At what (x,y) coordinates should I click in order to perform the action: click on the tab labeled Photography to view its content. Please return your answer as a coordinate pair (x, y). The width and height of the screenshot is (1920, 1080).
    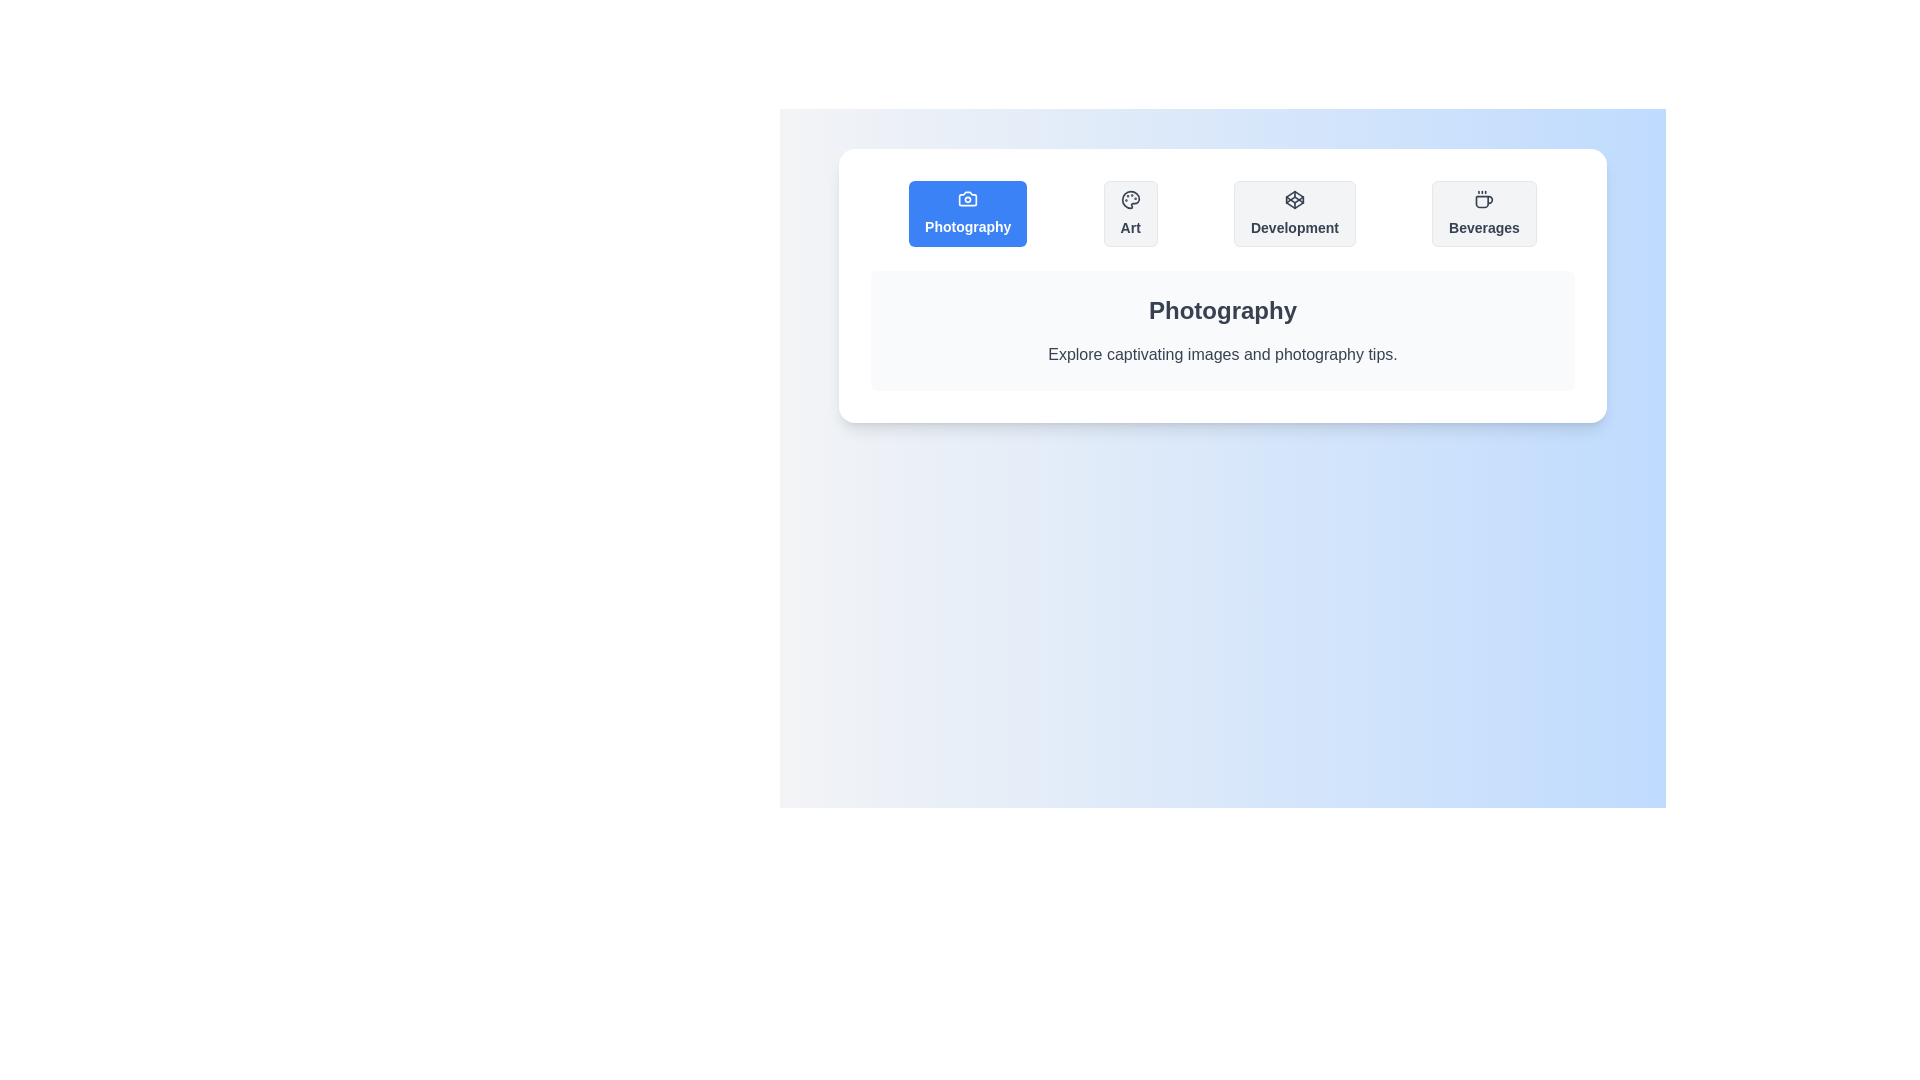
    Looking at the image, I should click on (968, 213).